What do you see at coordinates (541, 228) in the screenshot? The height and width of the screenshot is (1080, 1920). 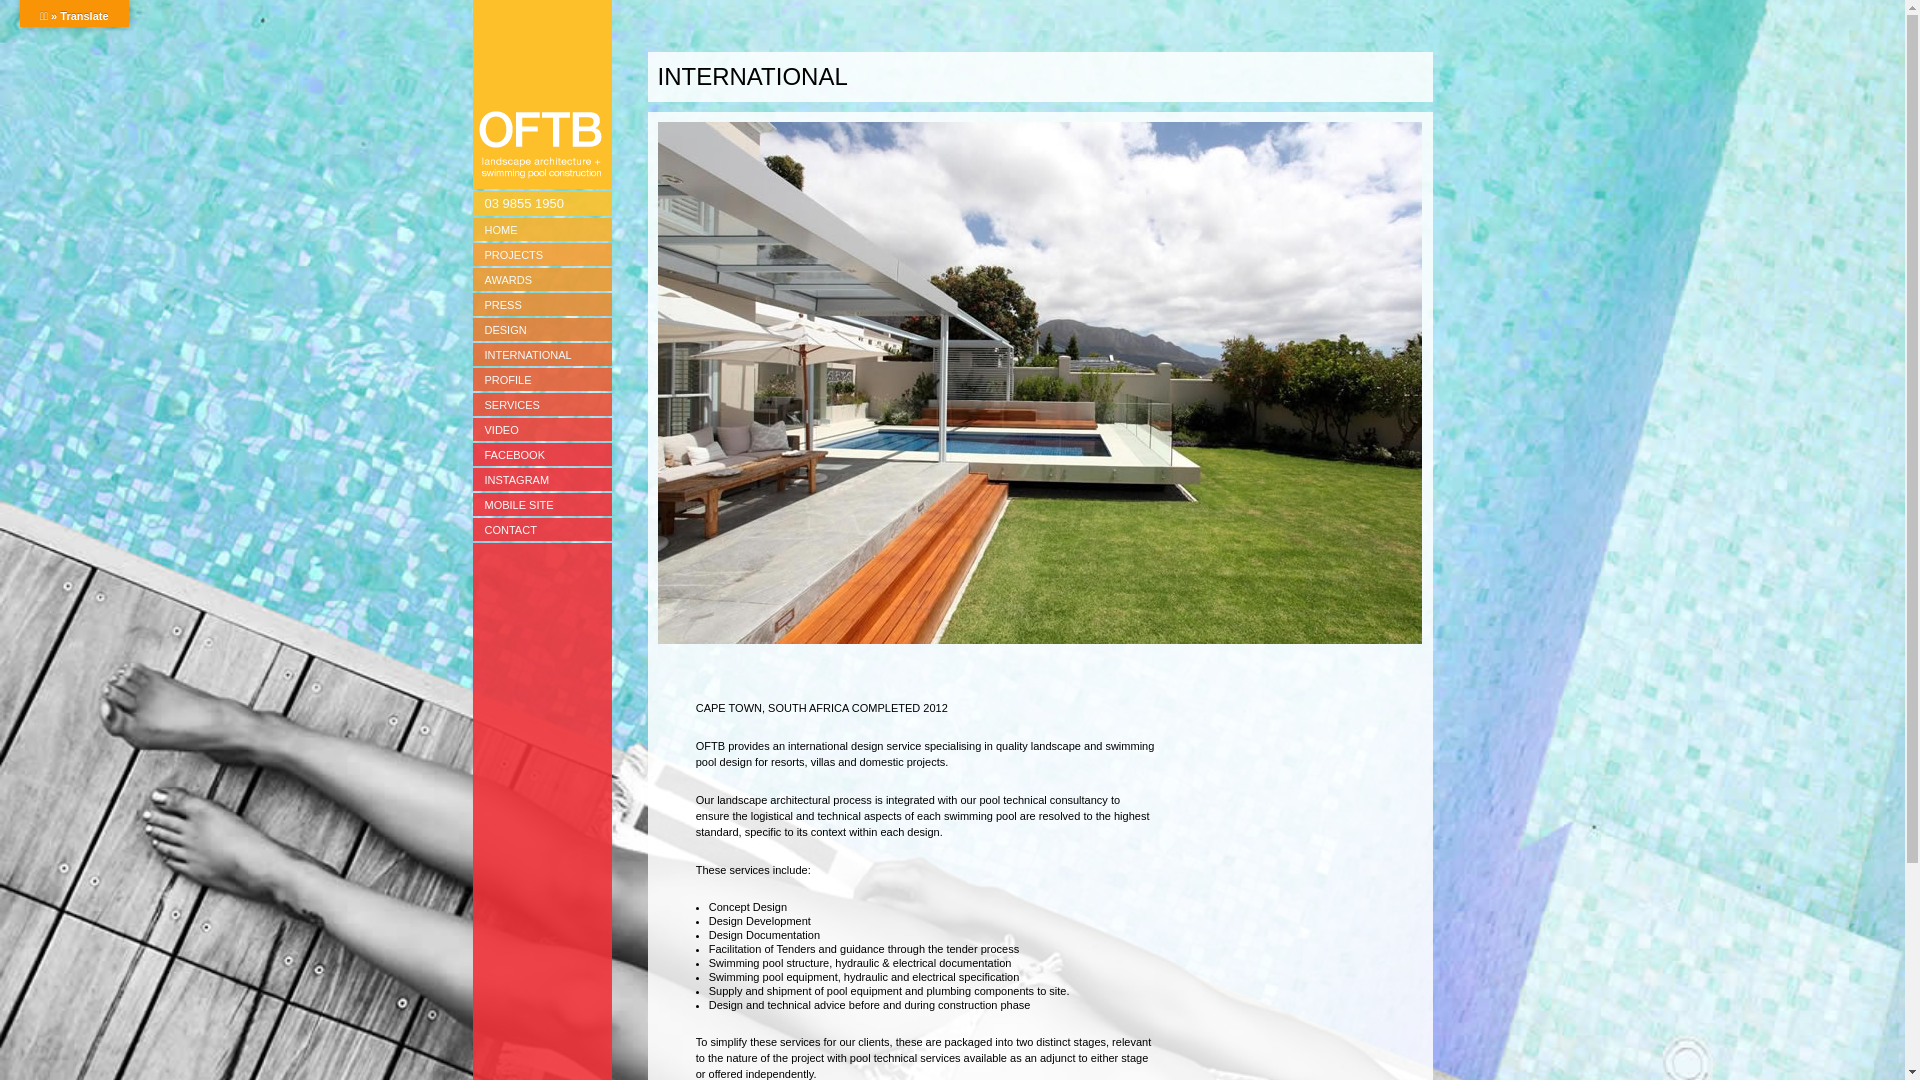 I see `'HOME'` at bounding box center [541, 228].